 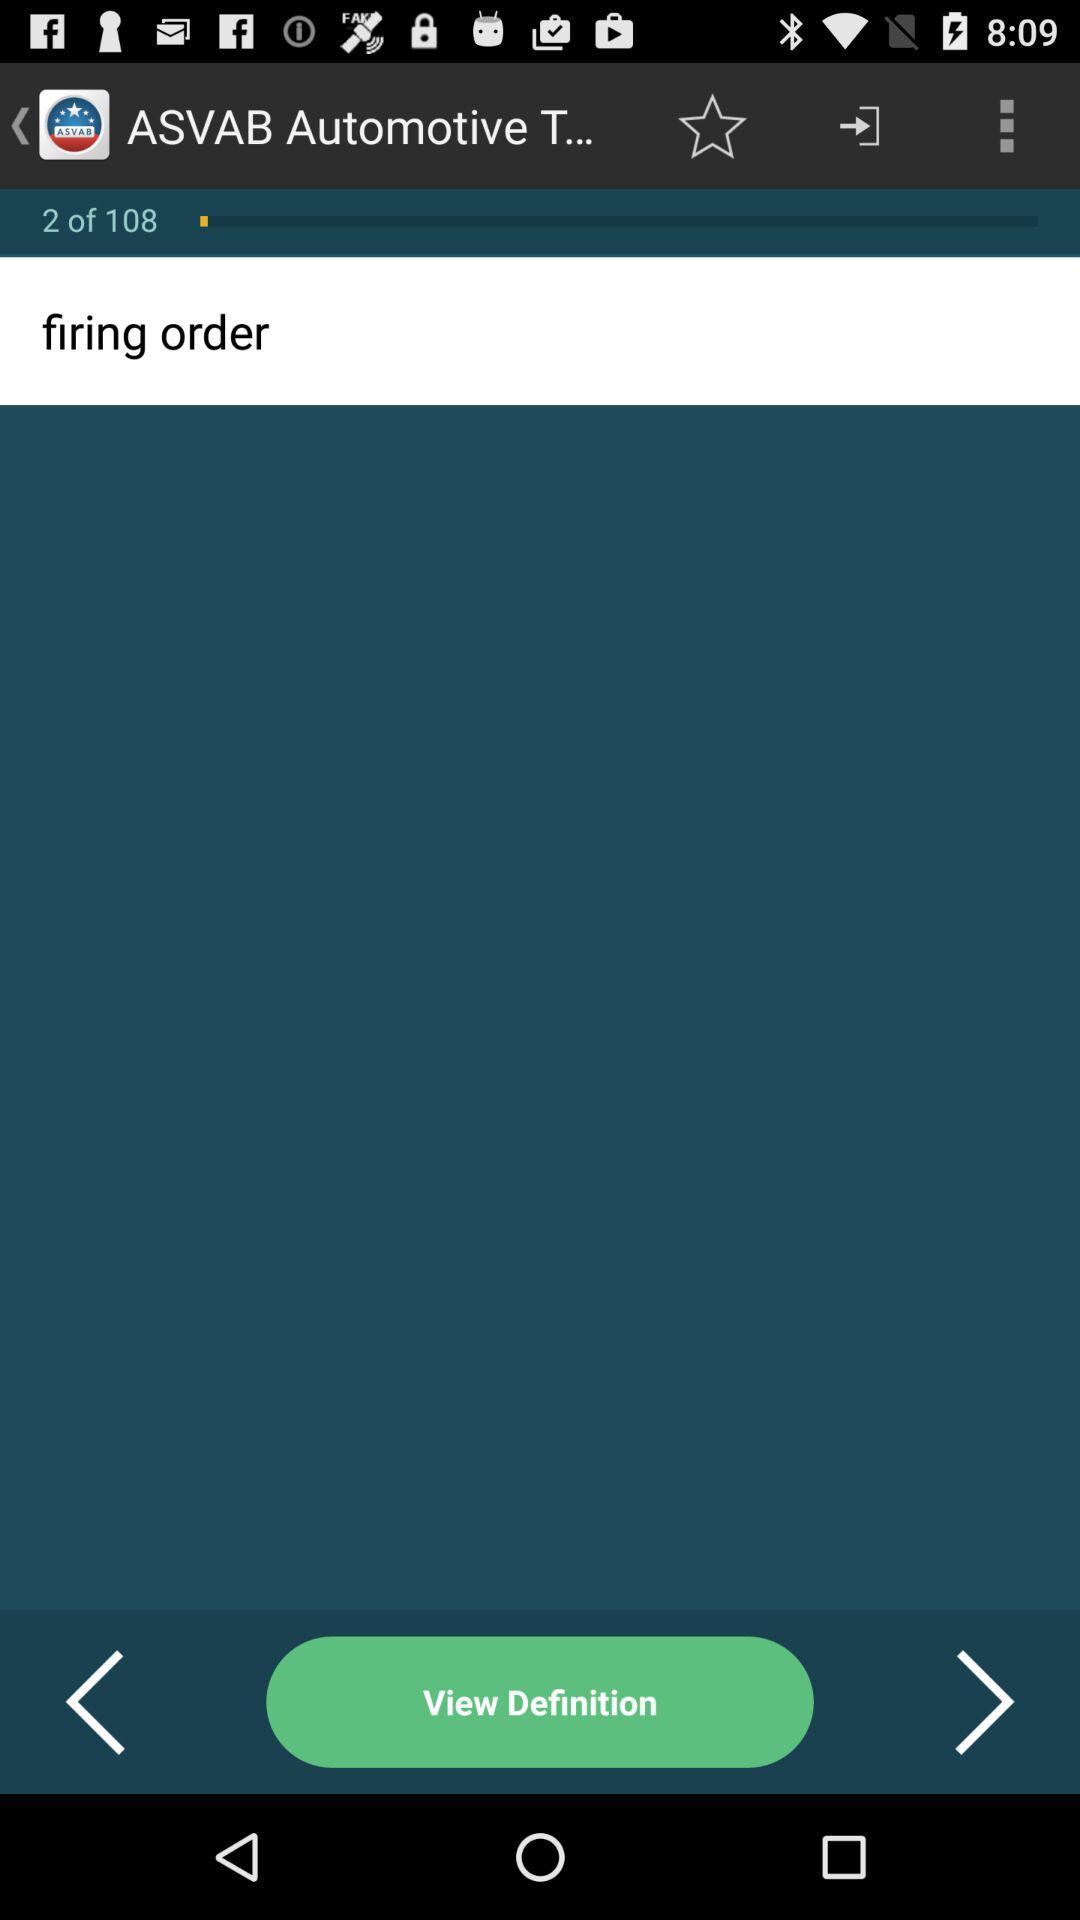 What do you see at coordinates (540, 1701) in the screenshot?
I see `view definition` at bounding box center [540, 1701].